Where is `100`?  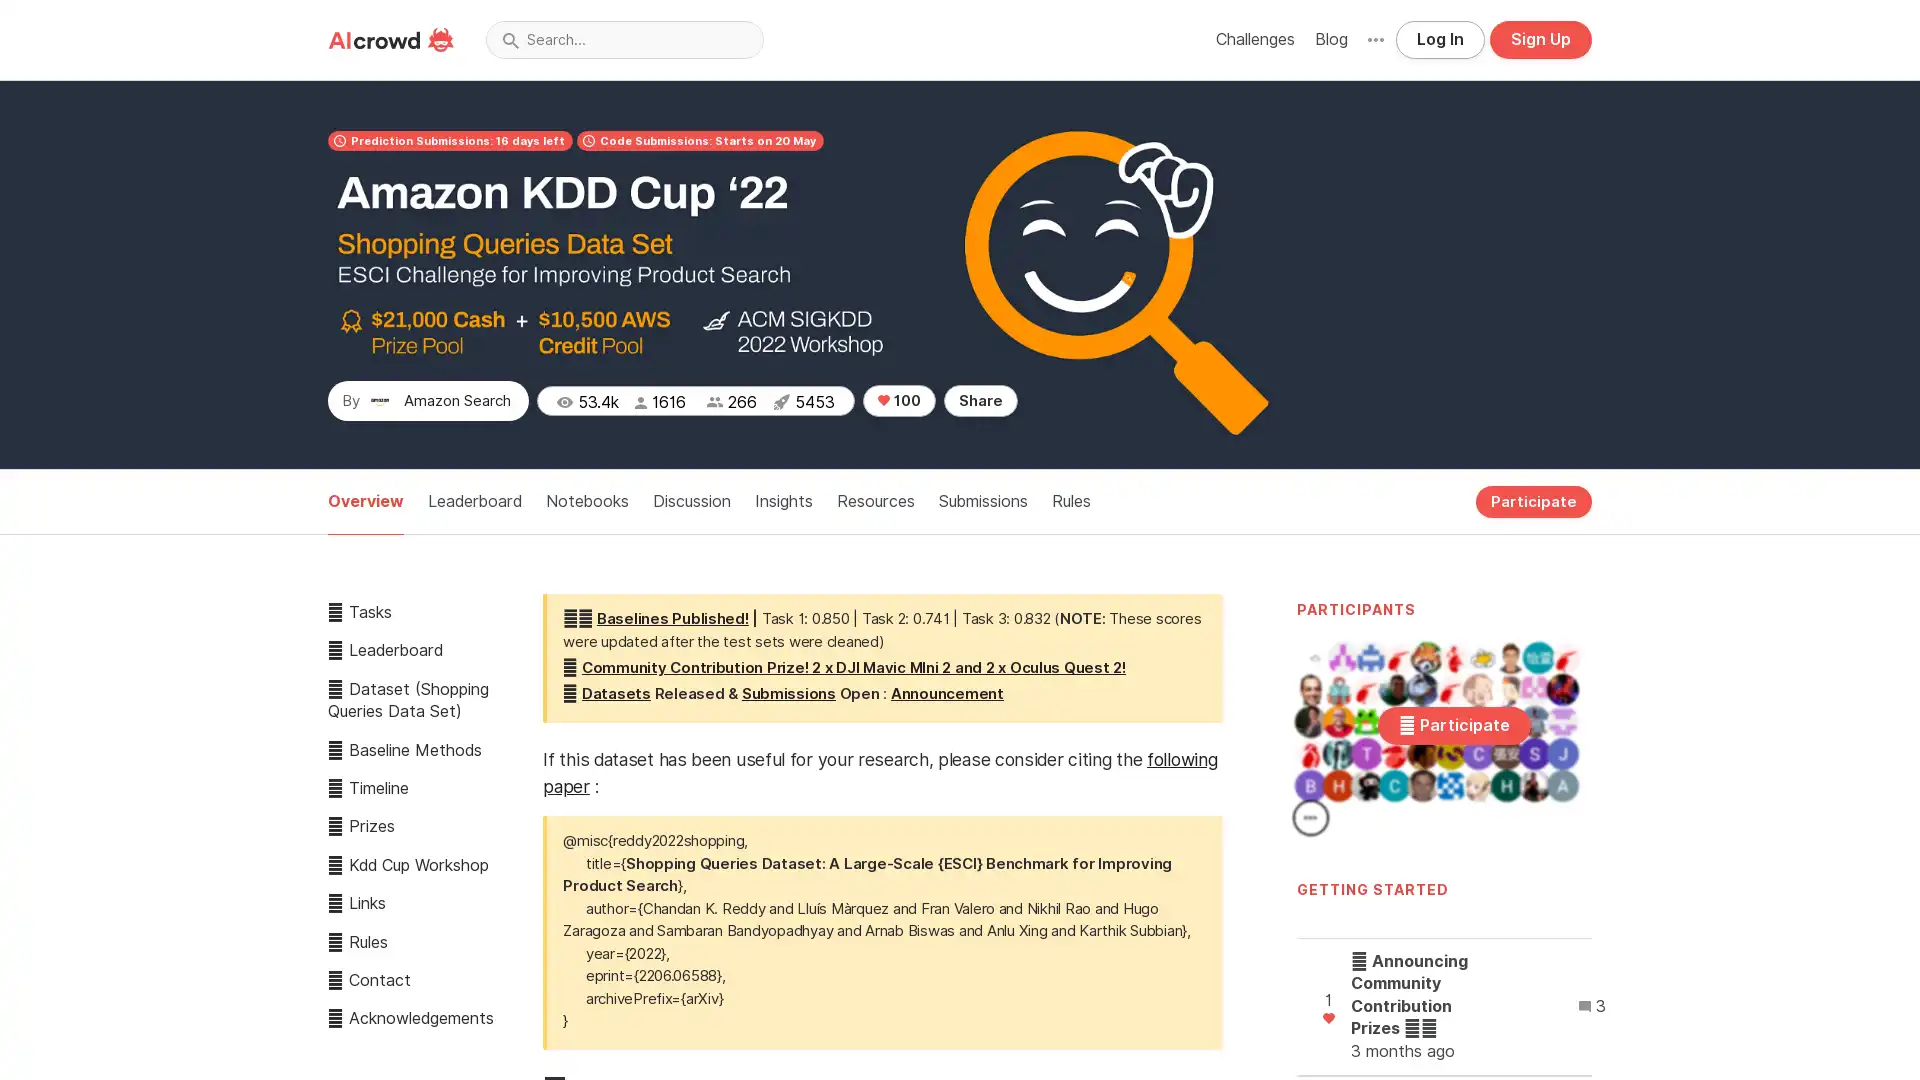 100 is located at coordinates (898, 400).